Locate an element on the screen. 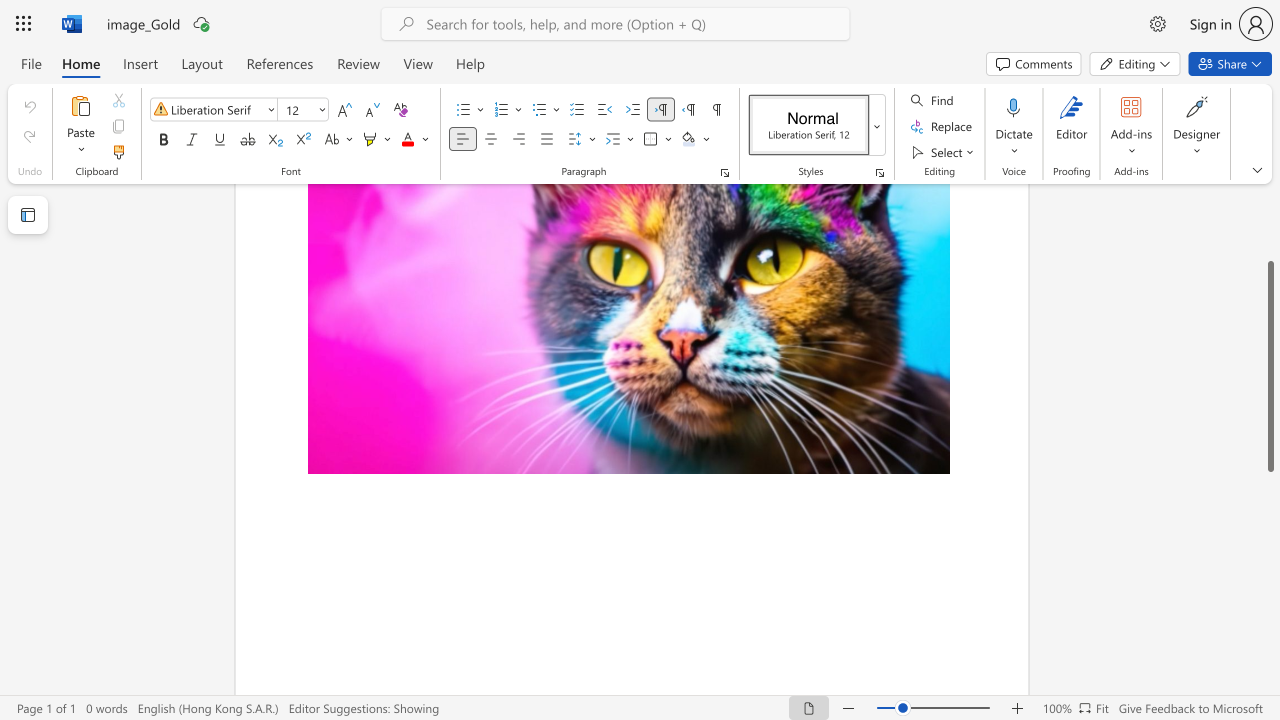 This screenshot has width=1280, height=720. the scrollbar and move up 120 pixels is located at coordinates (1269, 366).